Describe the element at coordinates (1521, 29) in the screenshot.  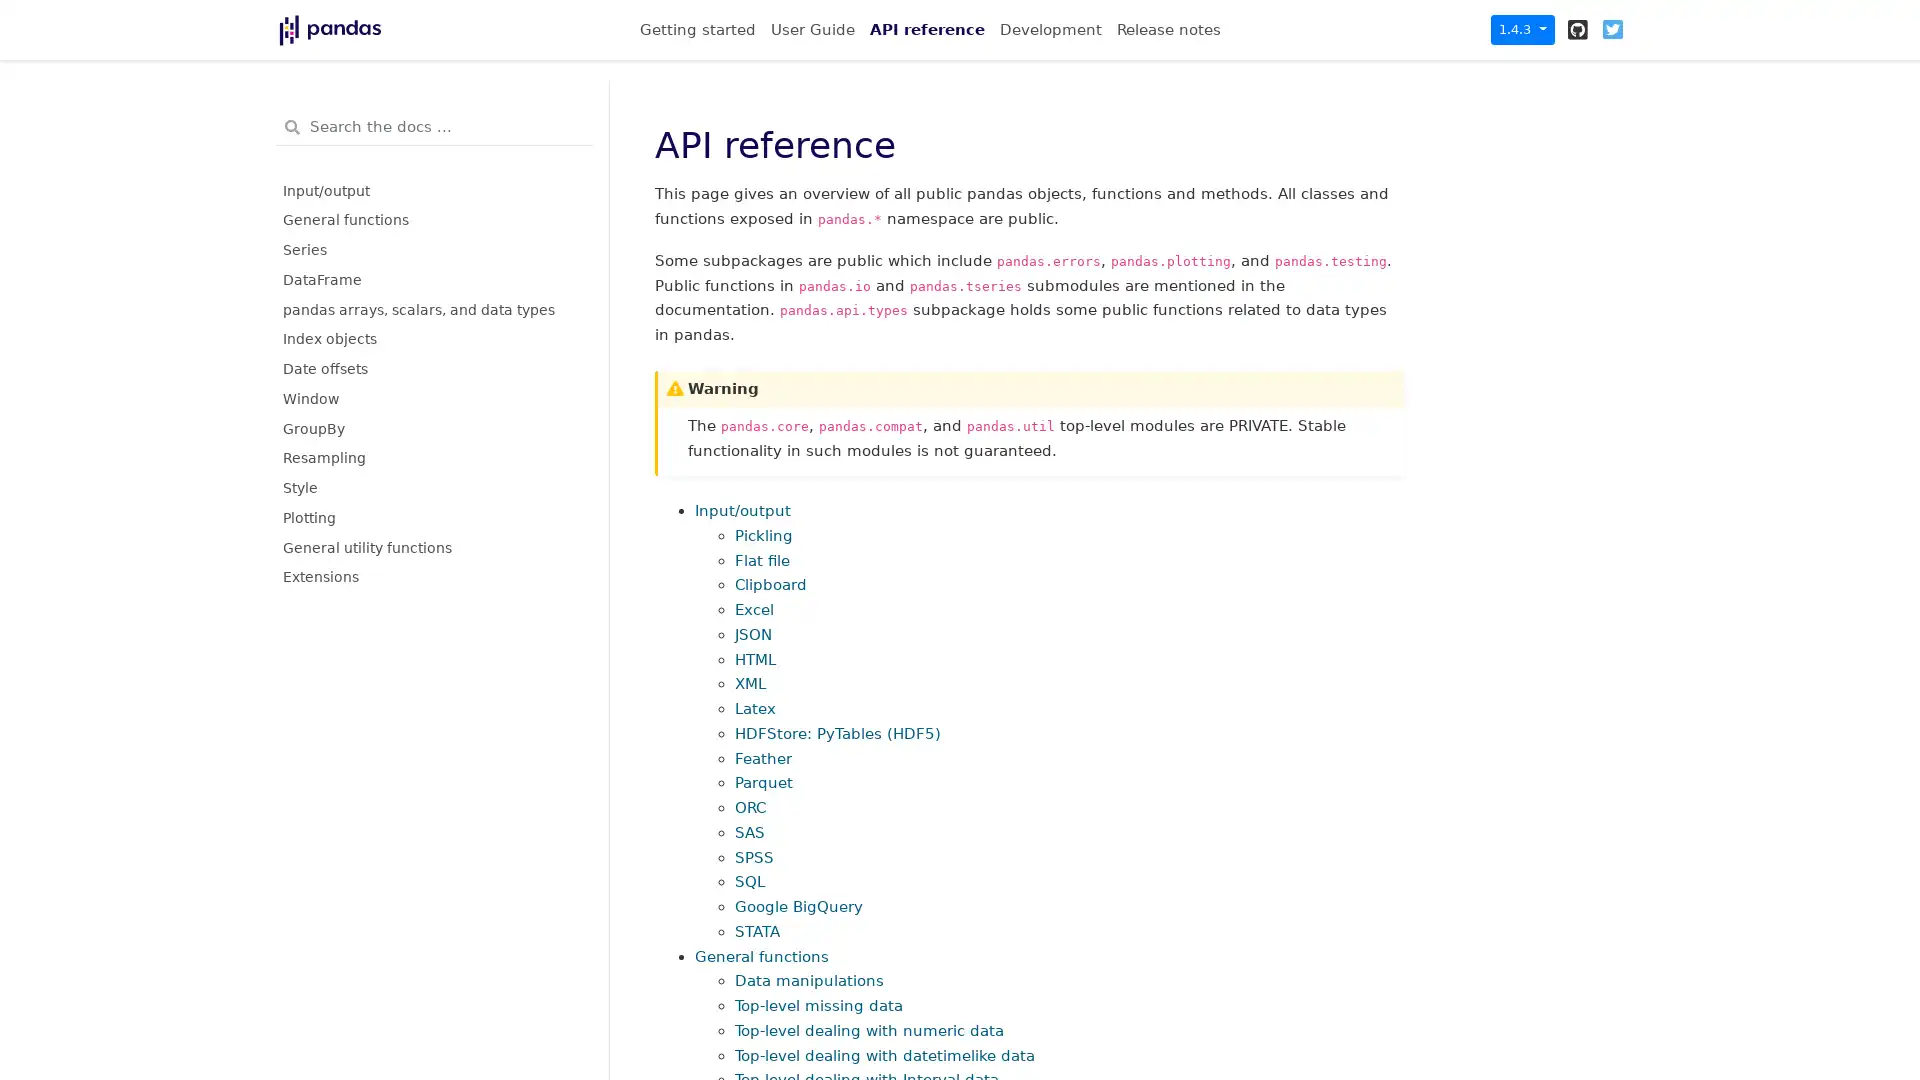
I see `1.4.3` at that location.